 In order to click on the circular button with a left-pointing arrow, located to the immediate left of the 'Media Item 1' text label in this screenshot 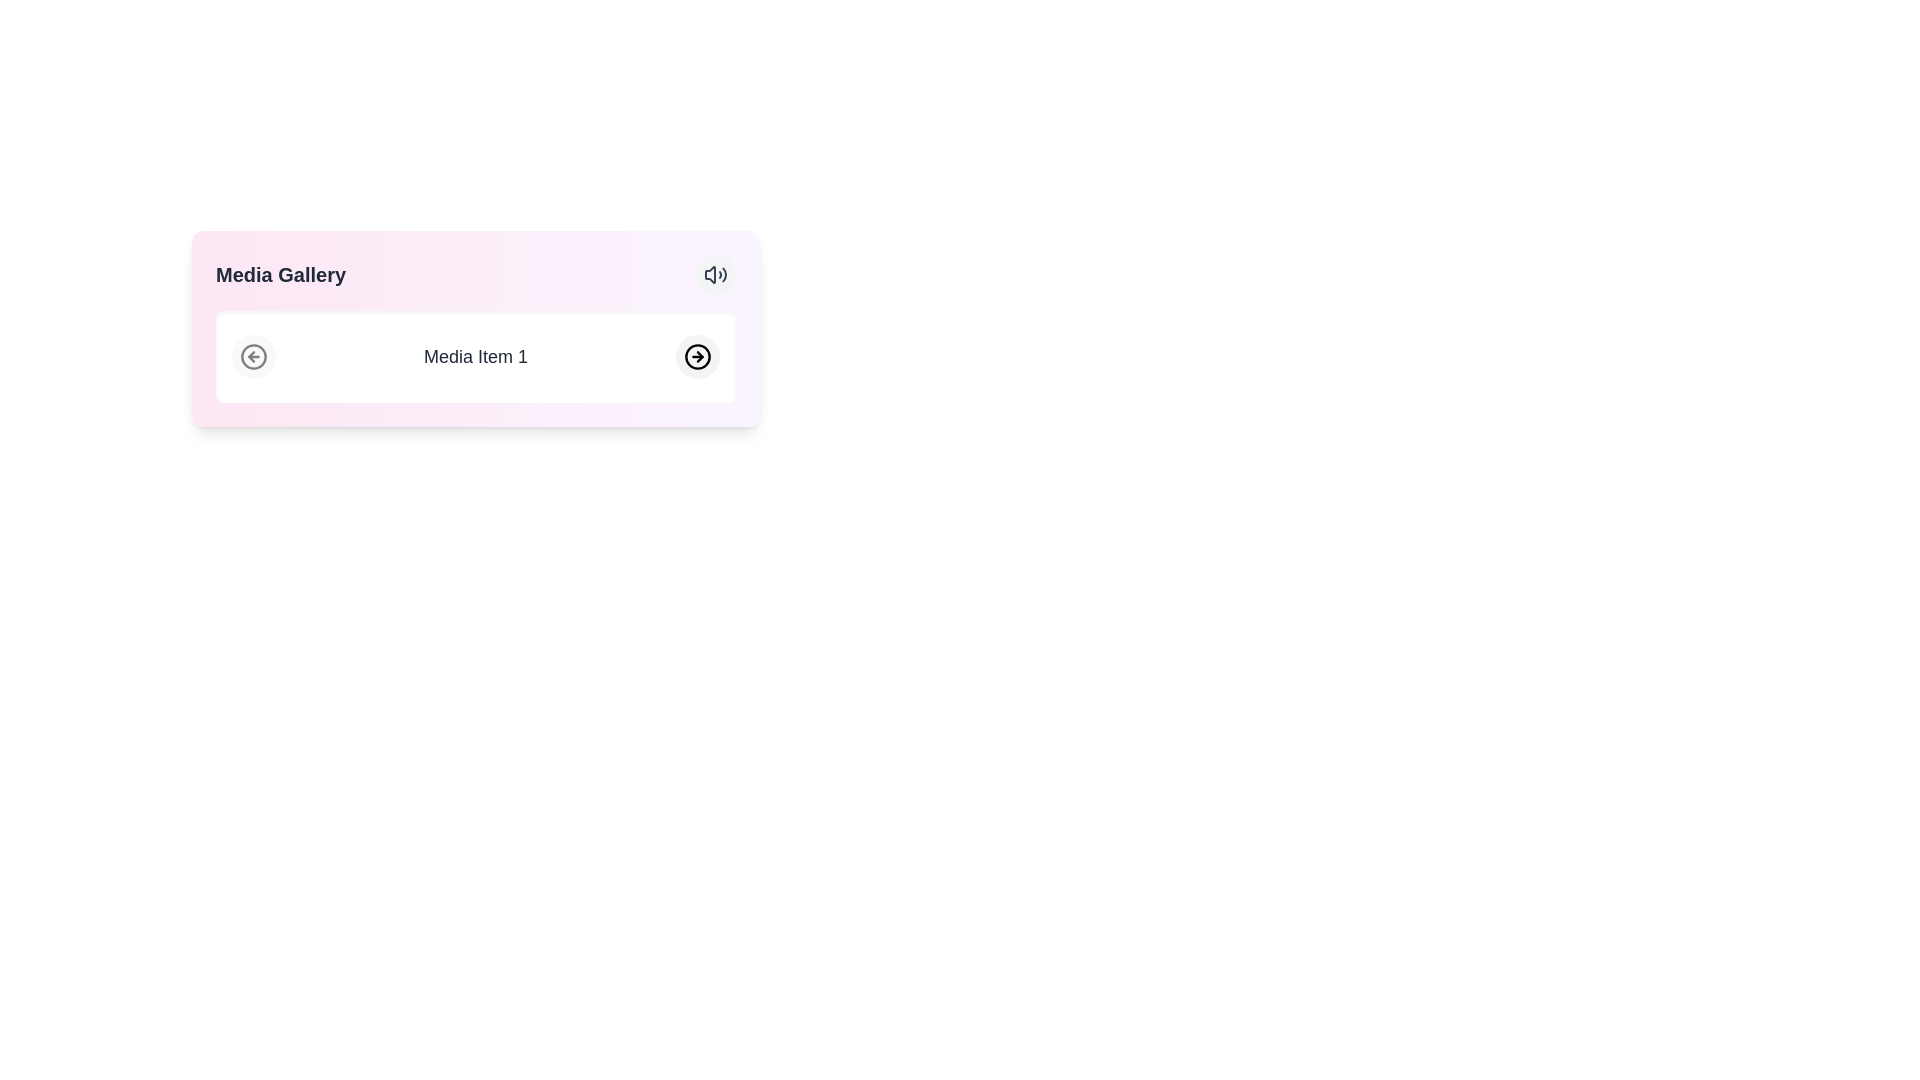, I will do `click(253, 356)`.